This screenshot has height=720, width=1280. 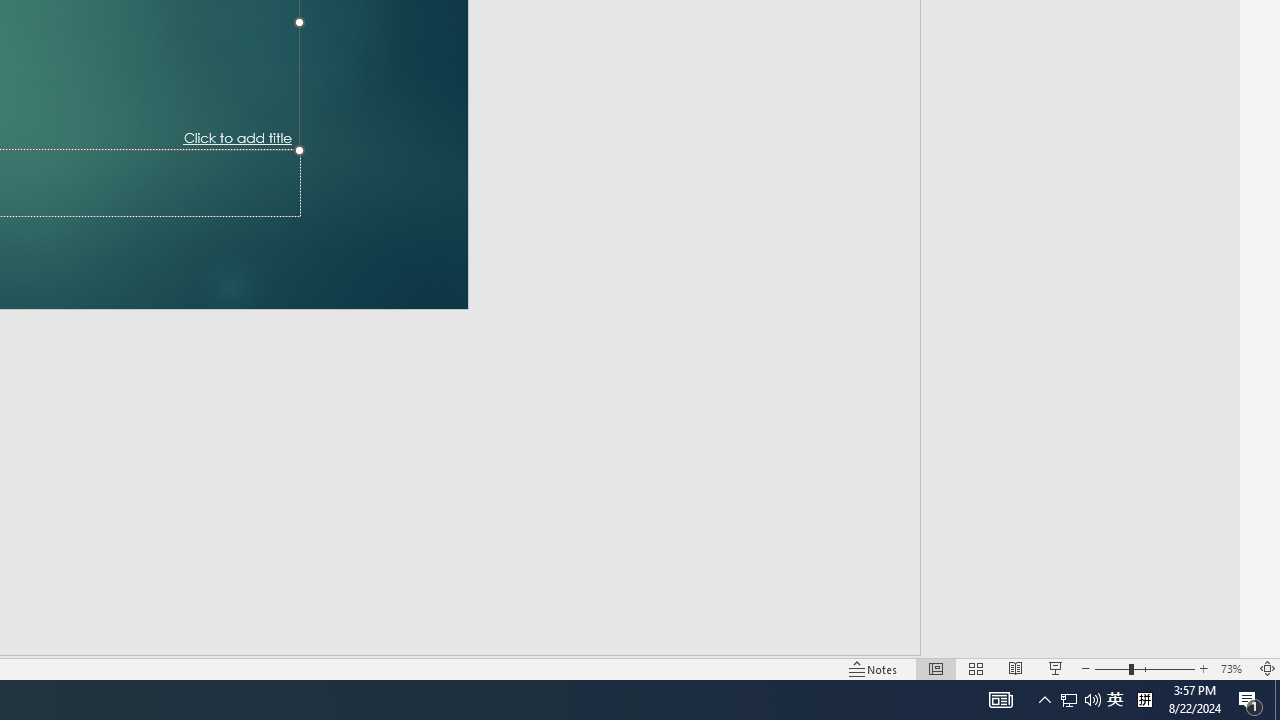 I want to click on 'Slide Sorter', so click(x=976, y=669).